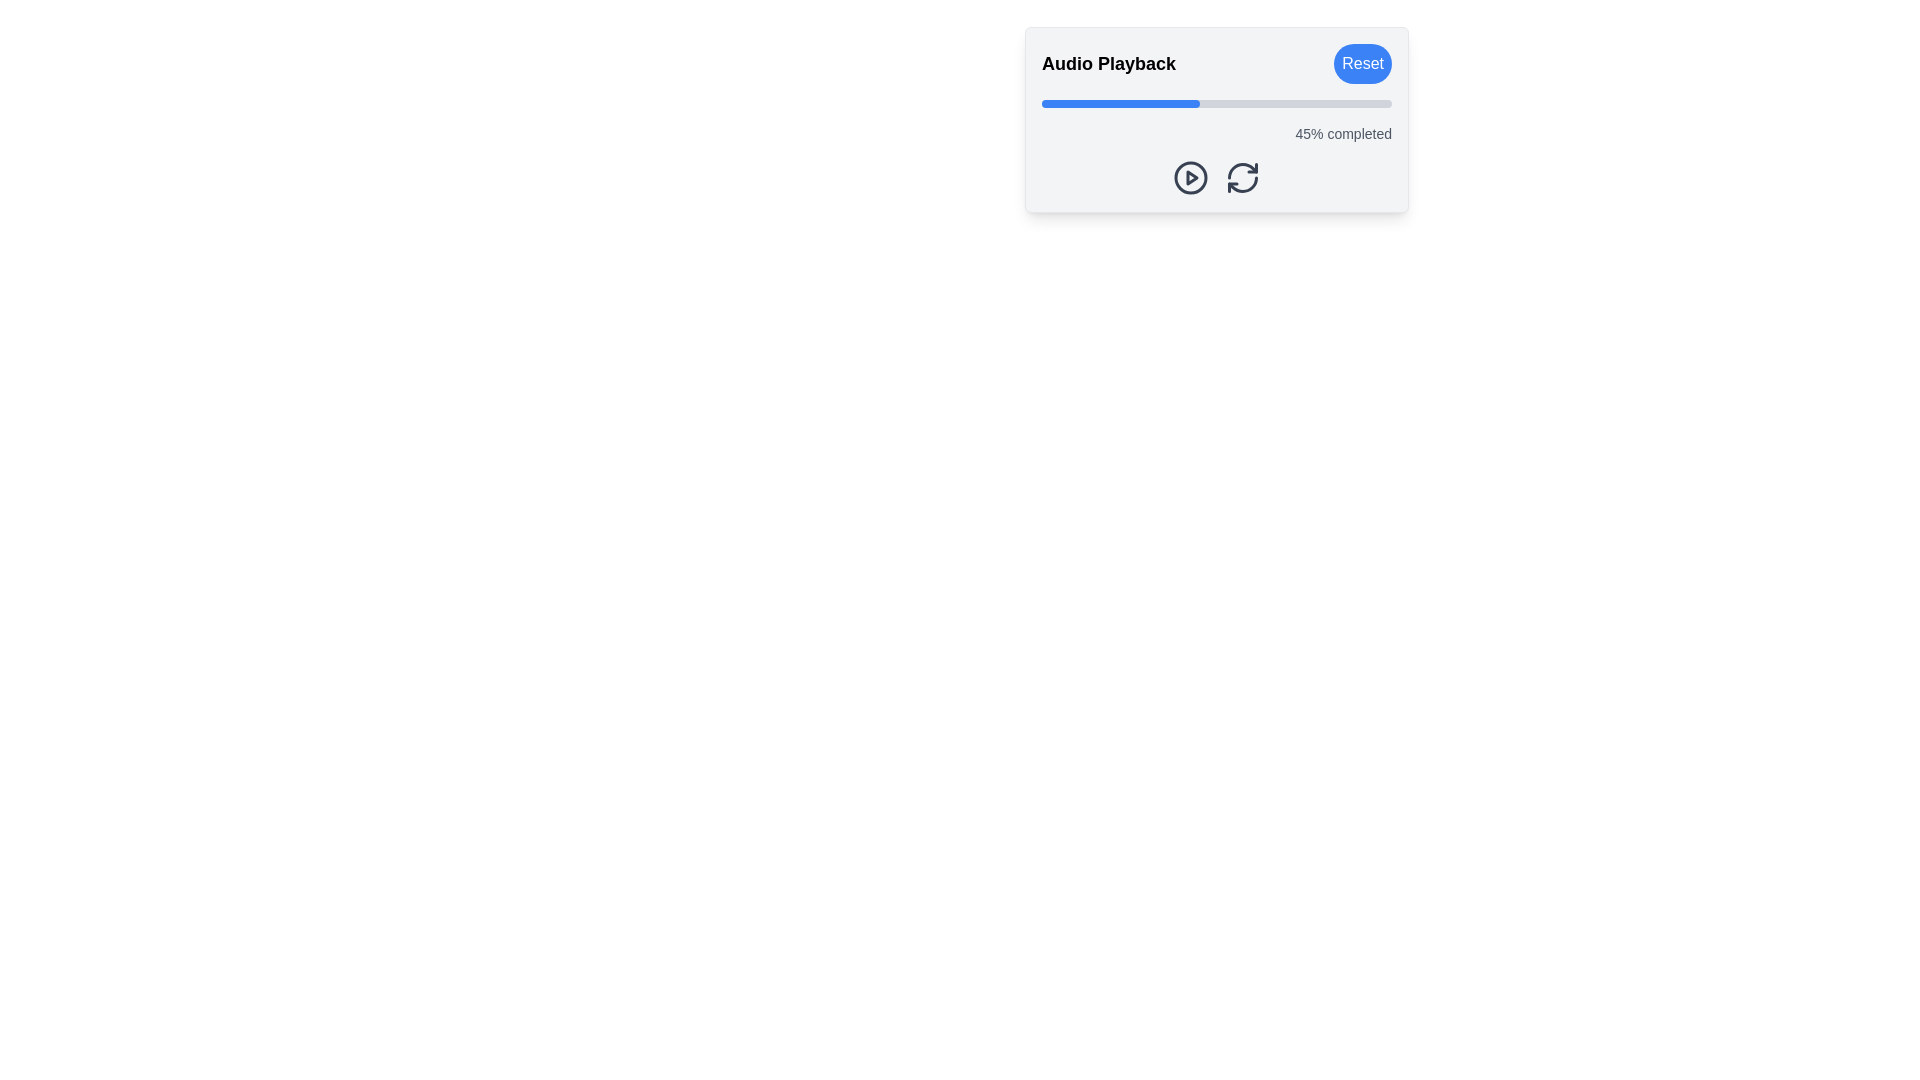 The height and width of the screenshot is (1080, 1920). What do you see at coordinates (1147, 104) in the screenshot?
I see `progress` at bounding box center [1147, 104].